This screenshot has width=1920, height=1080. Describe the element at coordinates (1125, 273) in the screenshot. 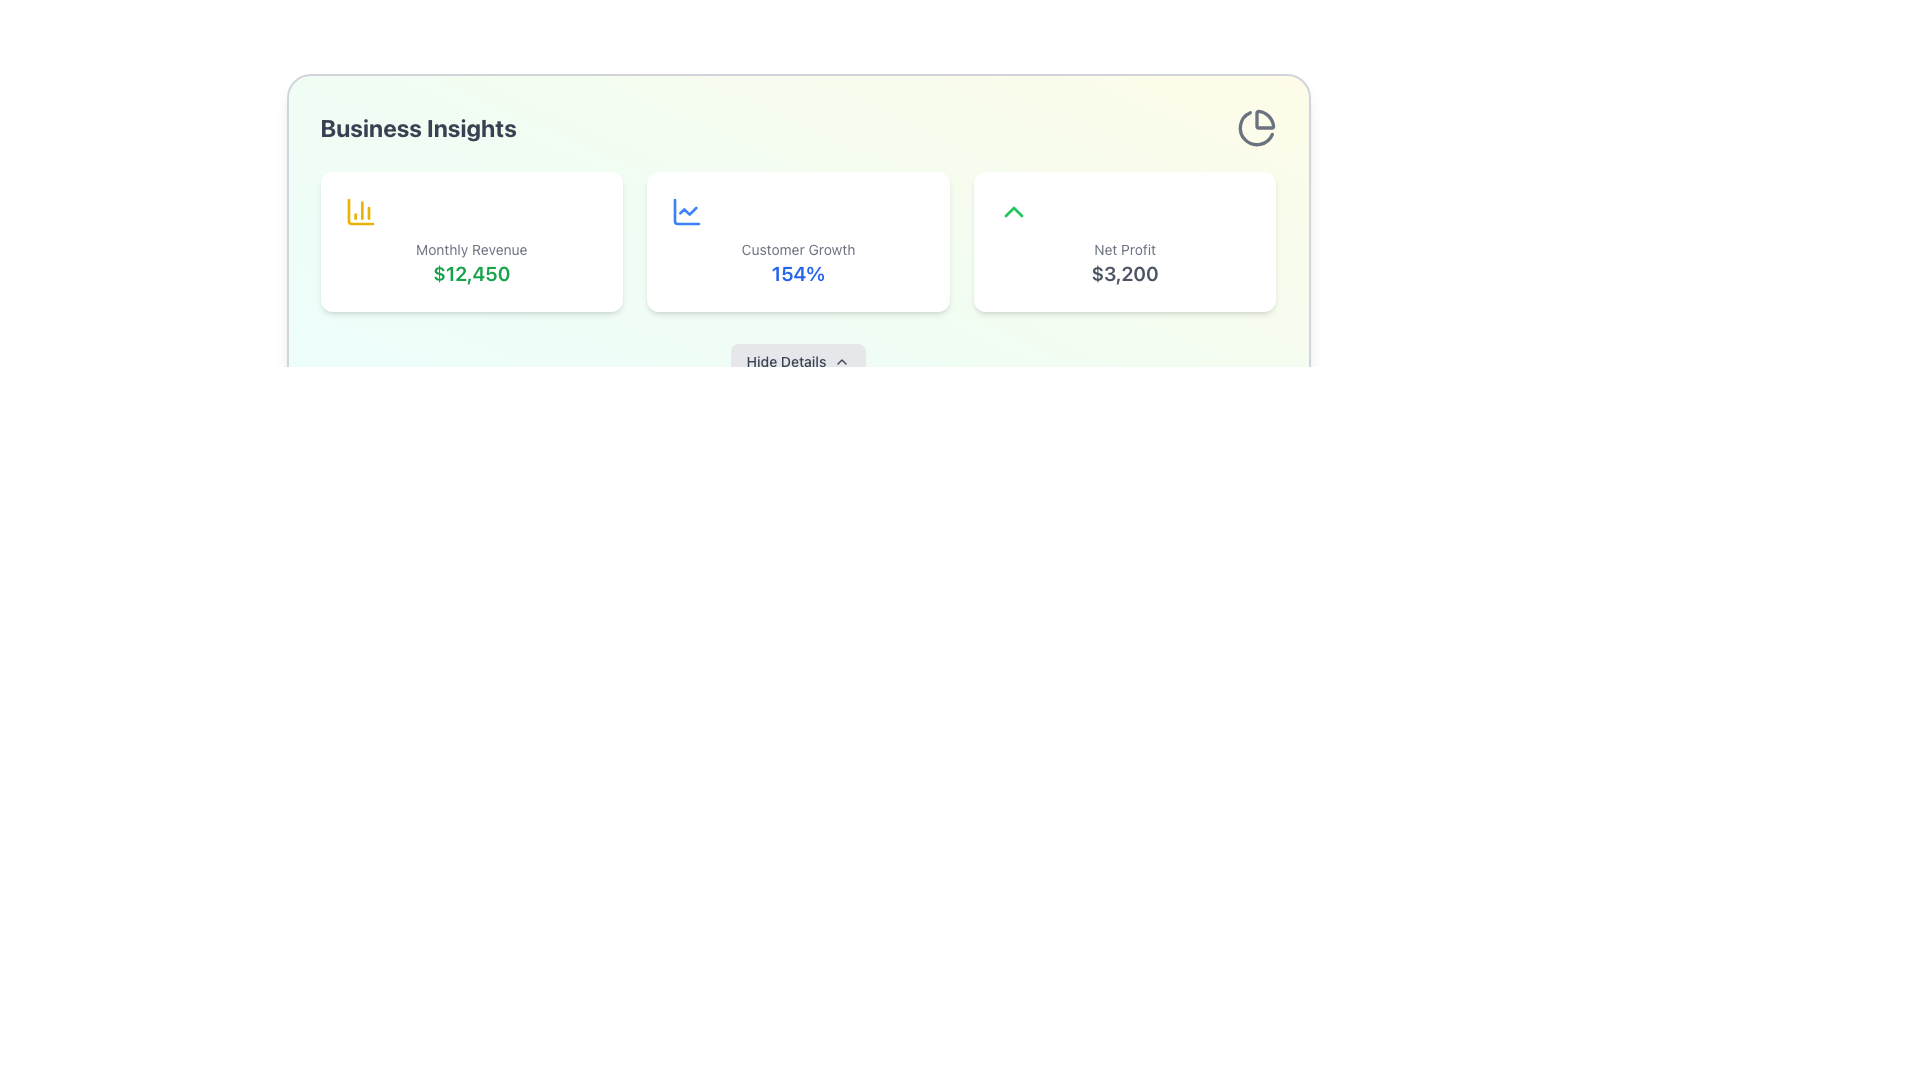

I see `the text display showing '$3,200', which is styled in a larger, bold, gray font and located in the 'Business Insights' section beneath the 'Net Profit' label and a green upward arrow icon` at that location.